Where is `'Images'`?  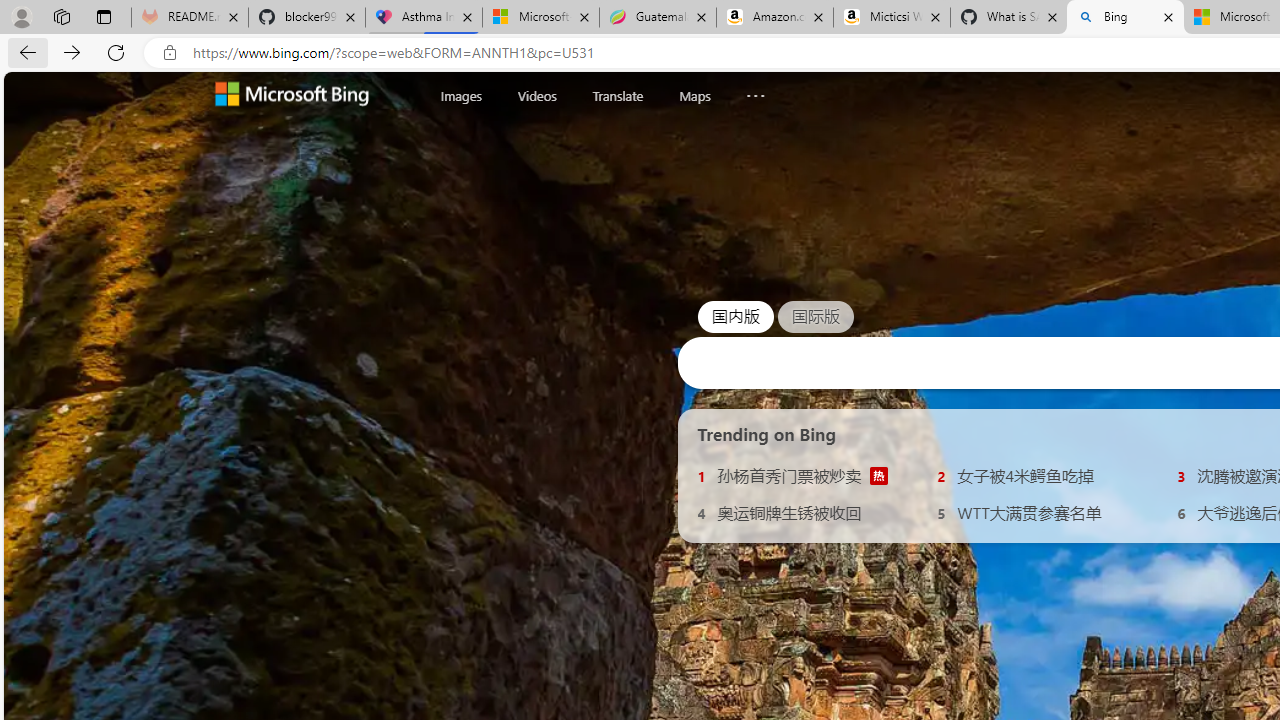 'Images' is located at coordinates (460, 95).